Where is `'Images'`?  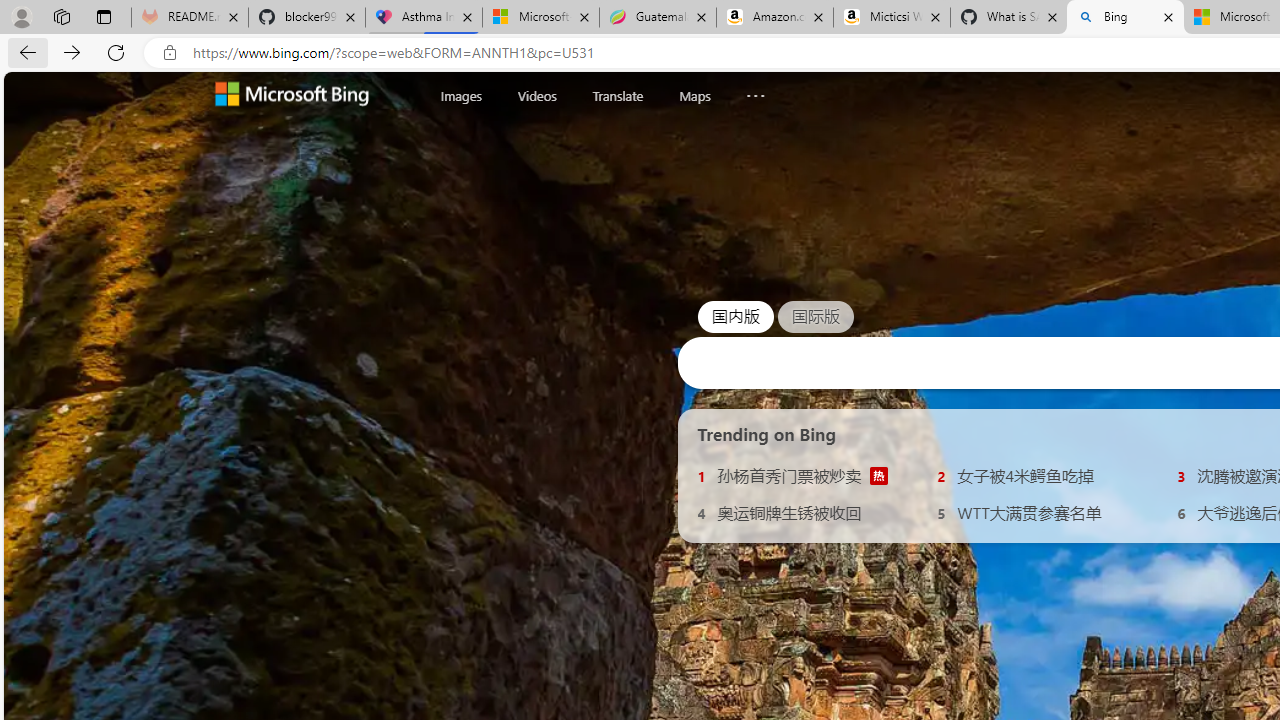 'Images' is located at coordinates (460, 95).